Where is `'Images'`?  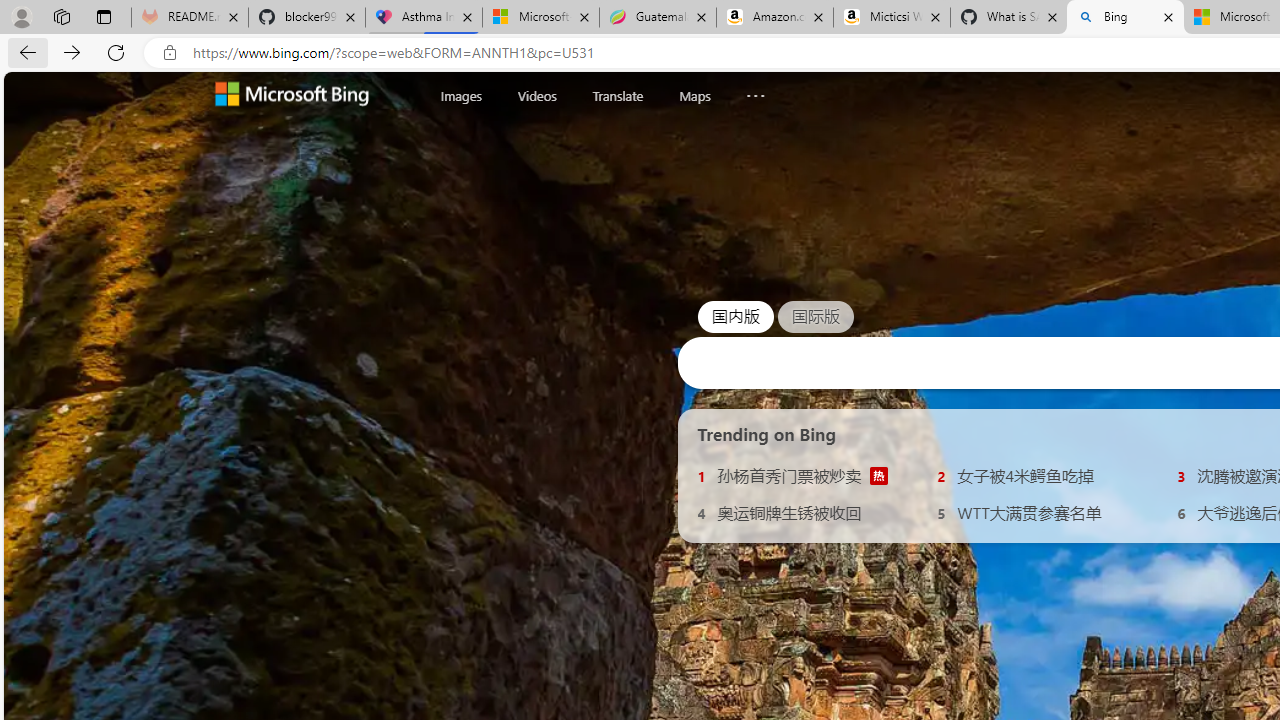 'Images' is located at coordinates (460, 95).